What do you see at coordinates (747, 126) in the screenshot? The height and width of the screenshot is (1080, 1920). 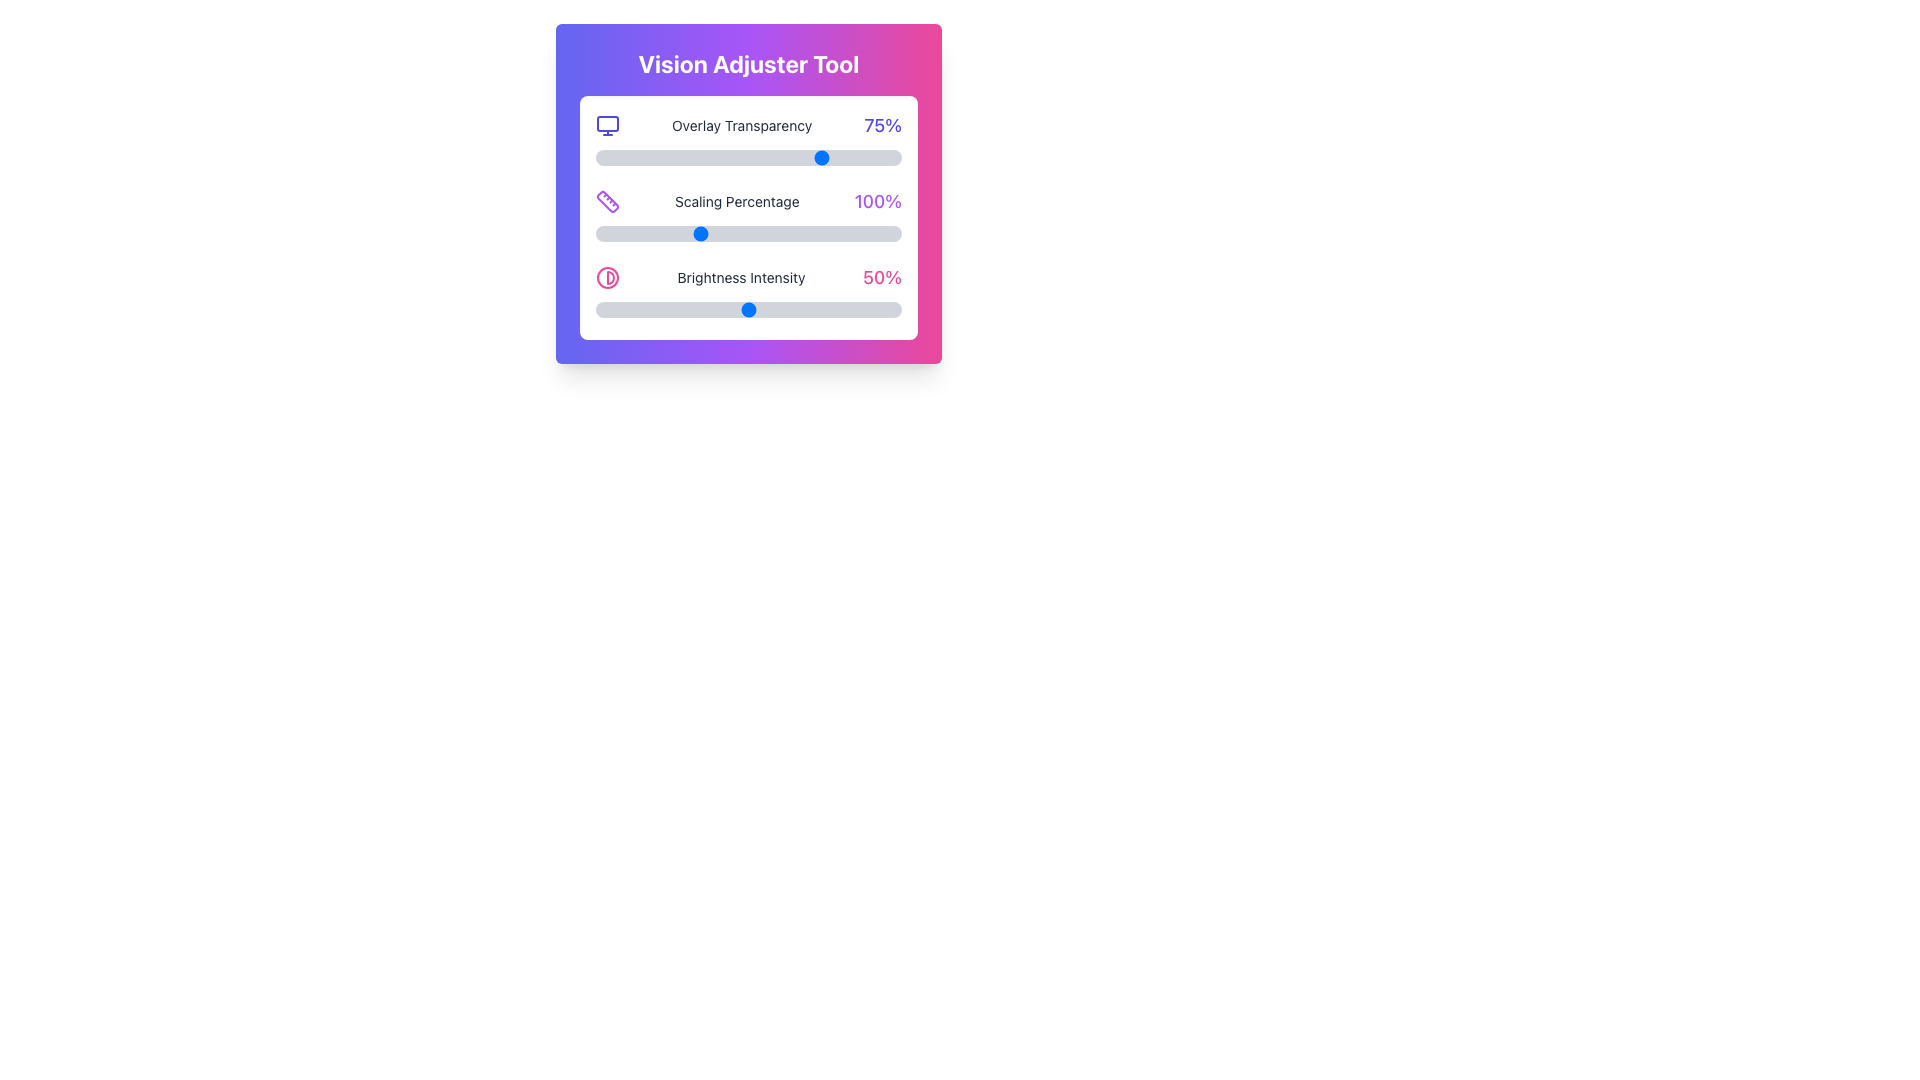 I see `the percentage value displayed as '75%' next to the 'Overlay Transparency' label and monitor icon in the Vision Adjuster Tool panel` at bounding box center [747, 126].